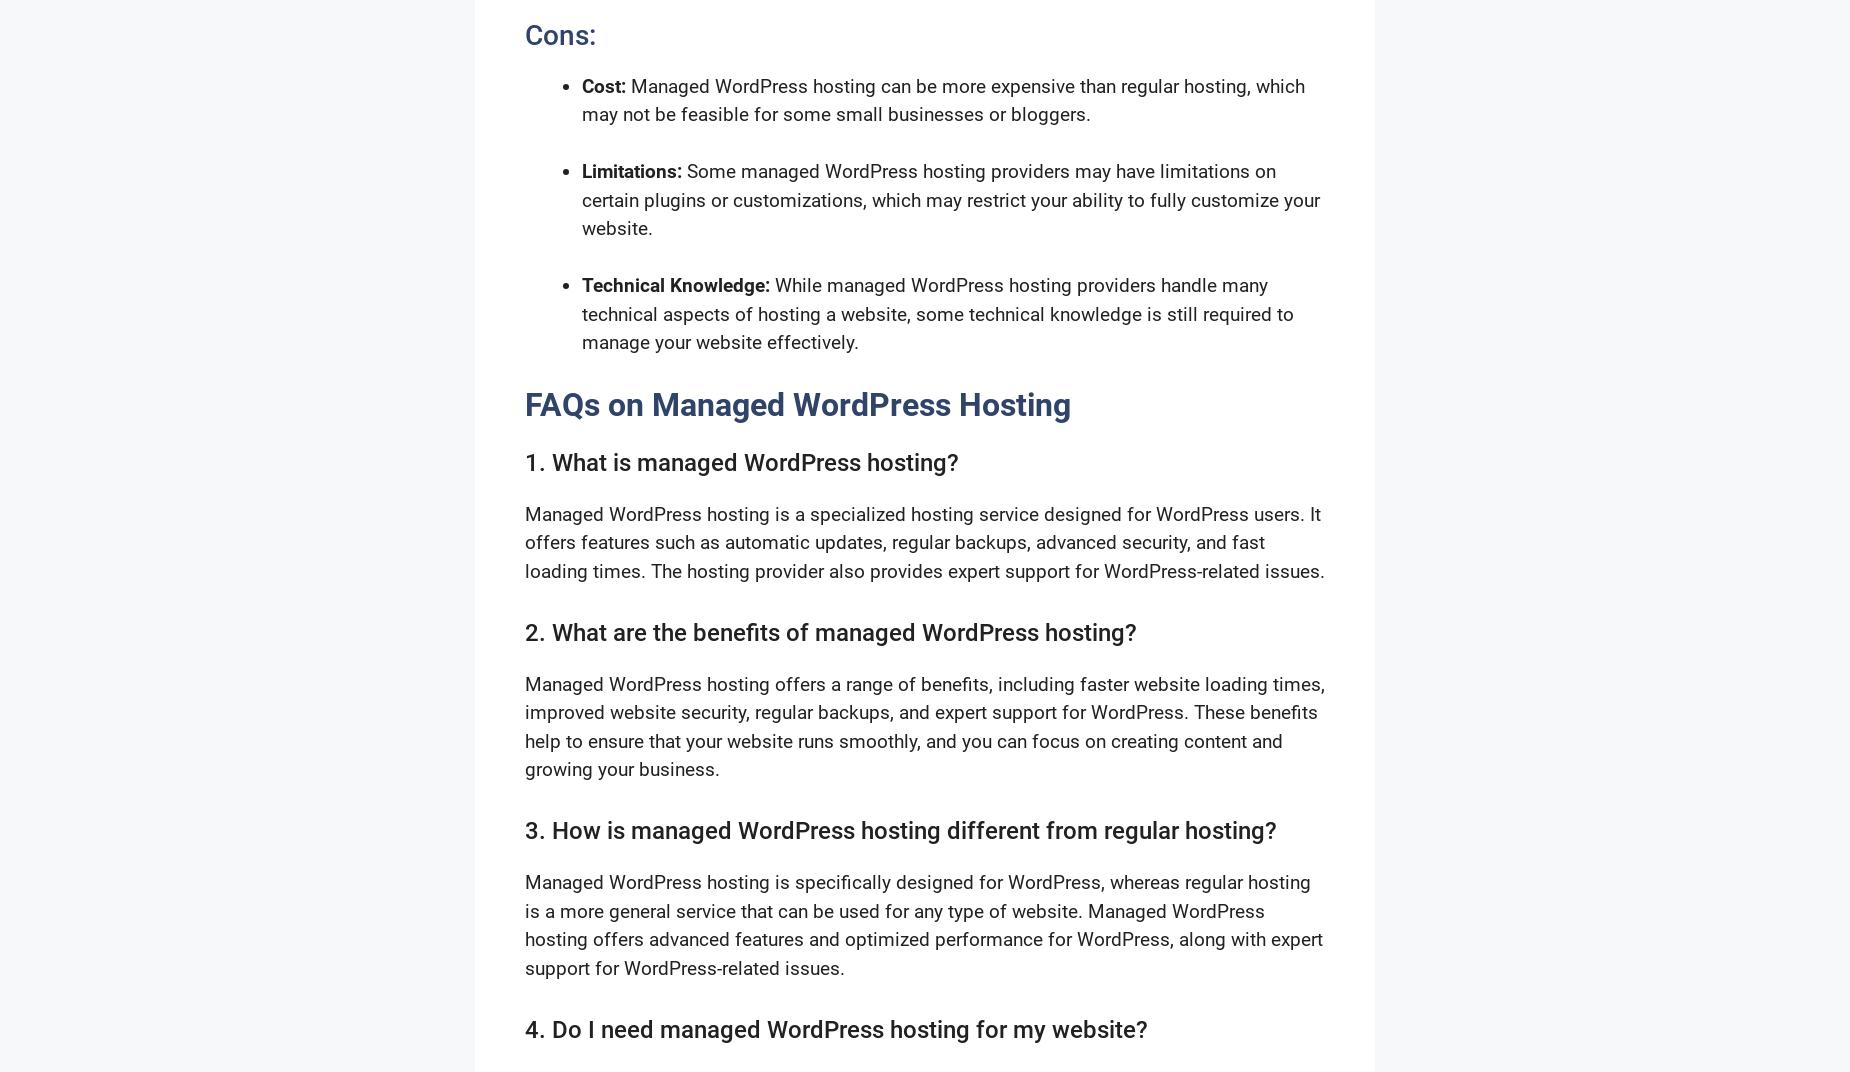 The image size is (1850, 1072). What do you see at coordinates (831, 632) in the screenshot?
I see `'2. What are the benefits of managed WordPress hosting?'` at bounding box center [831, 632].